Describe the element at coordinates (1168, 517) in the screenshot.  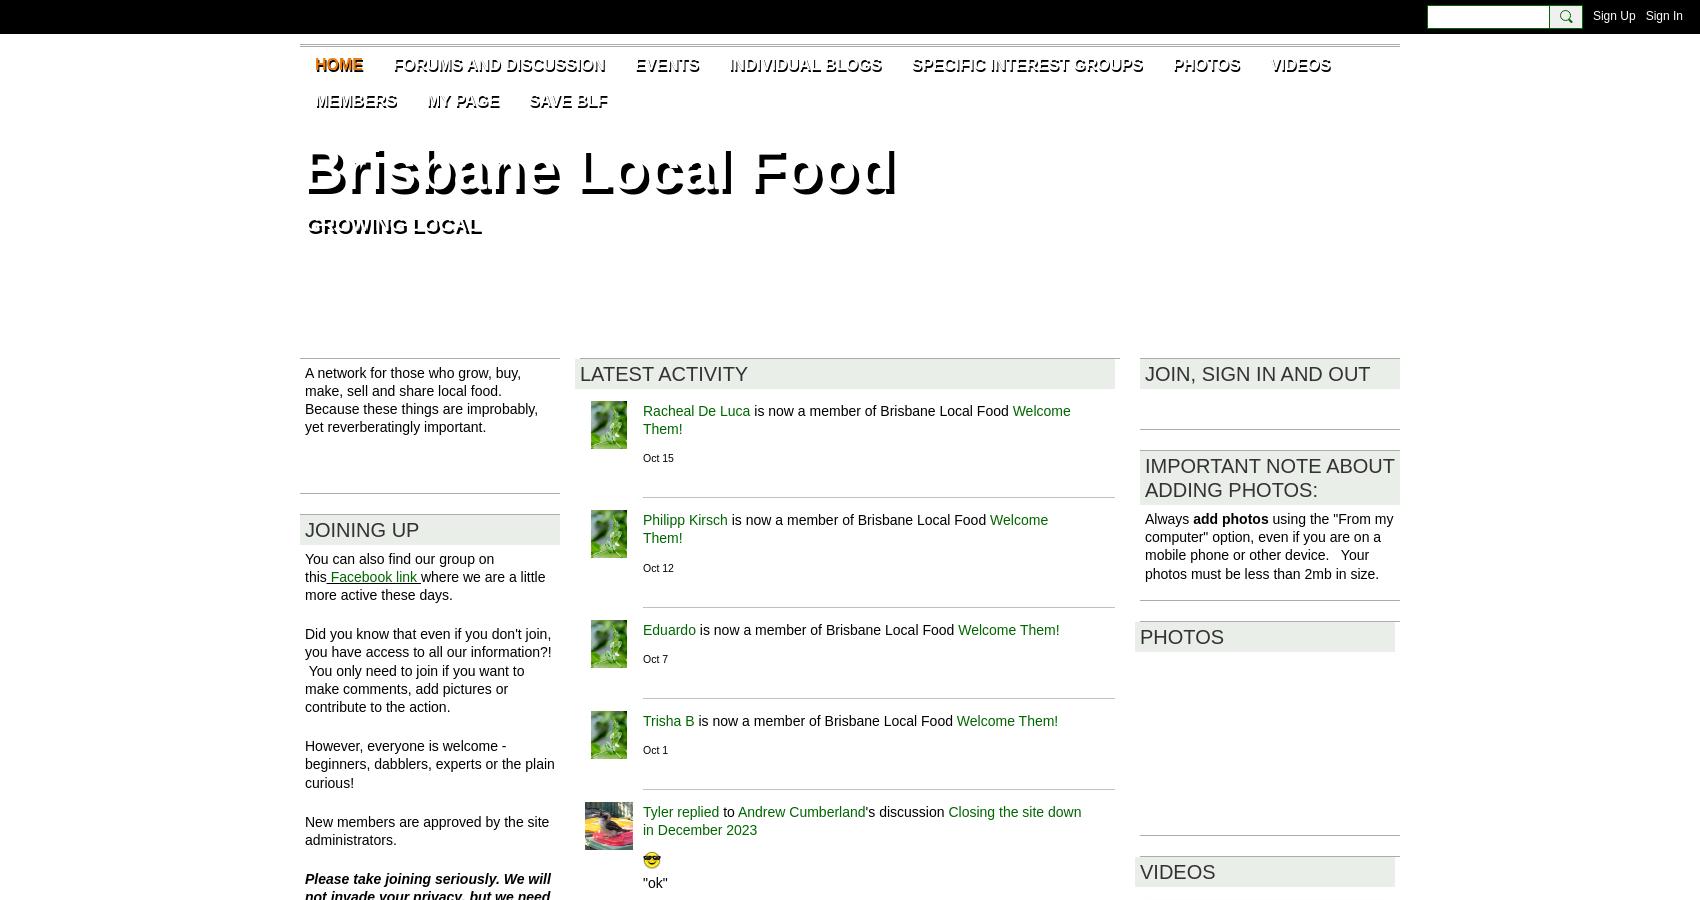
I see `'Always'` at that location.